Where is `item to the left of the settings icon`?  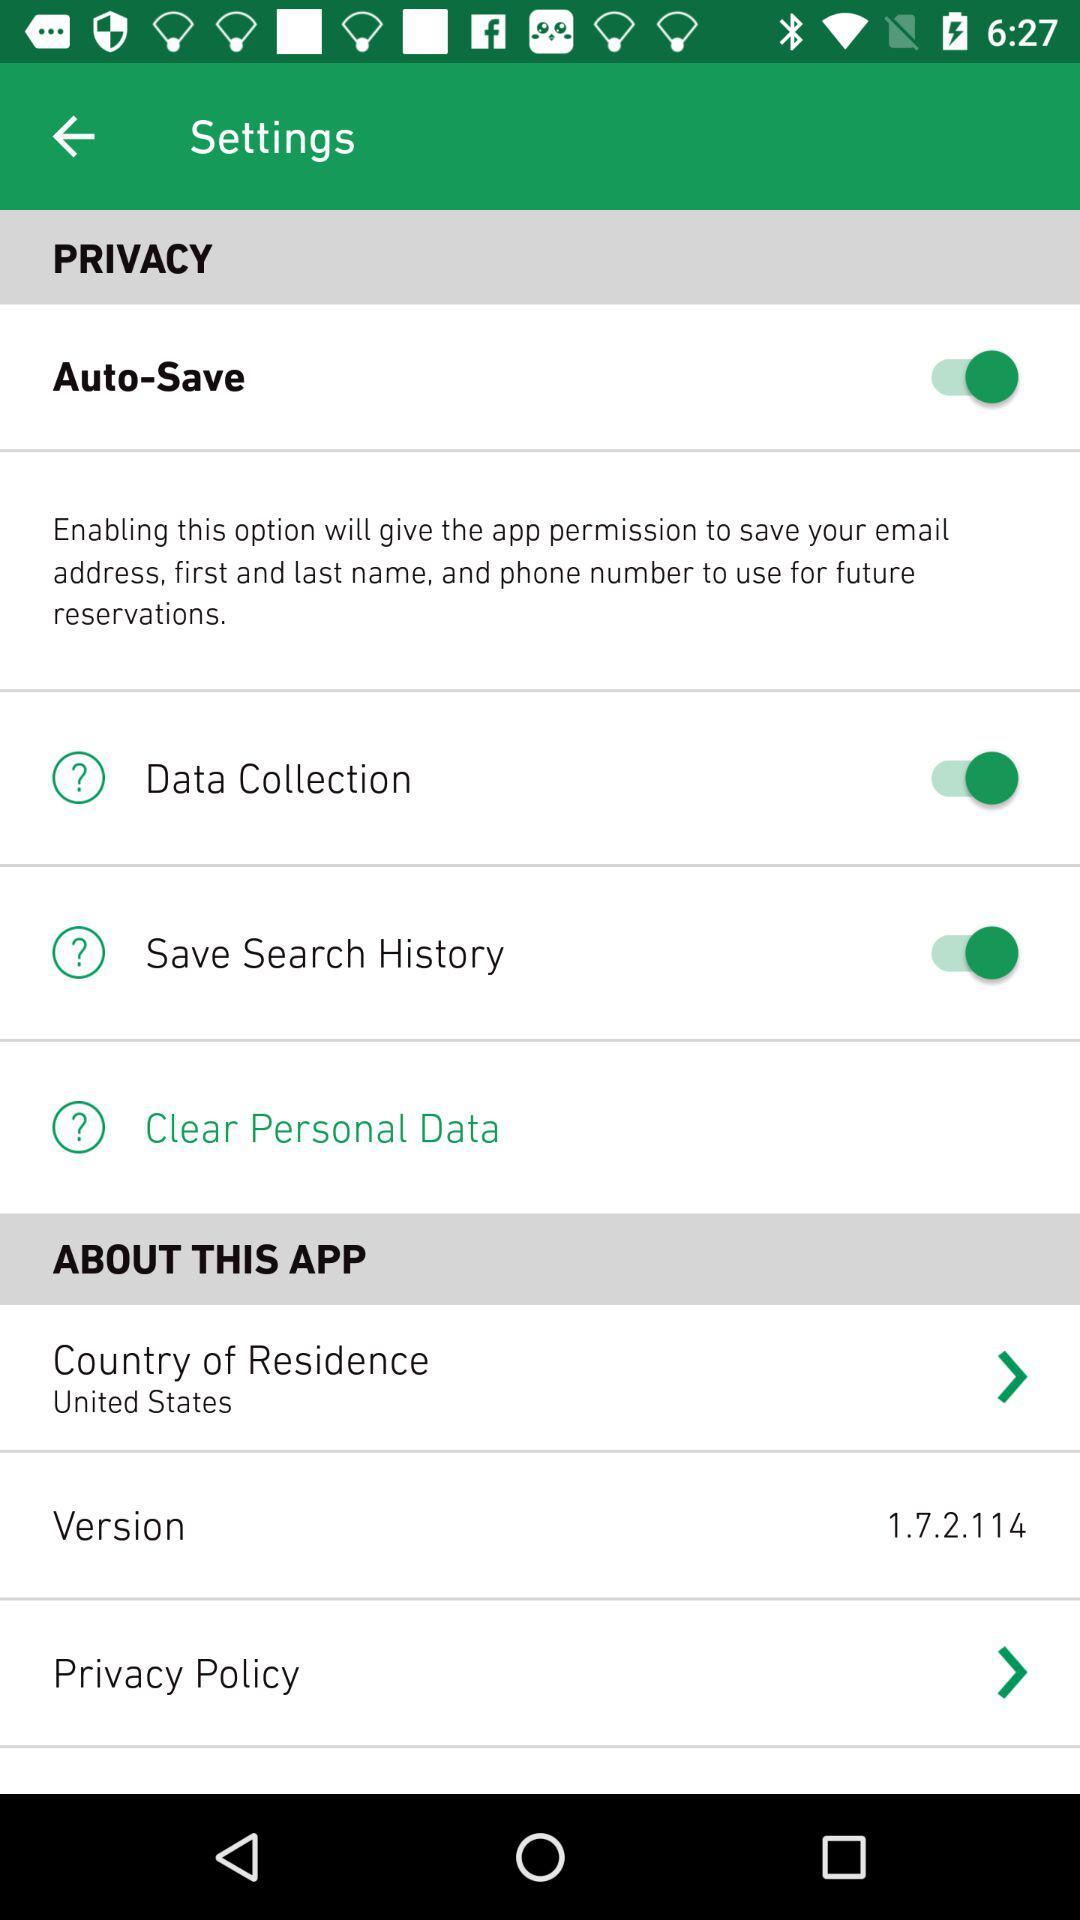 item to the left of the settings icon is located at coordinates (72, 135).